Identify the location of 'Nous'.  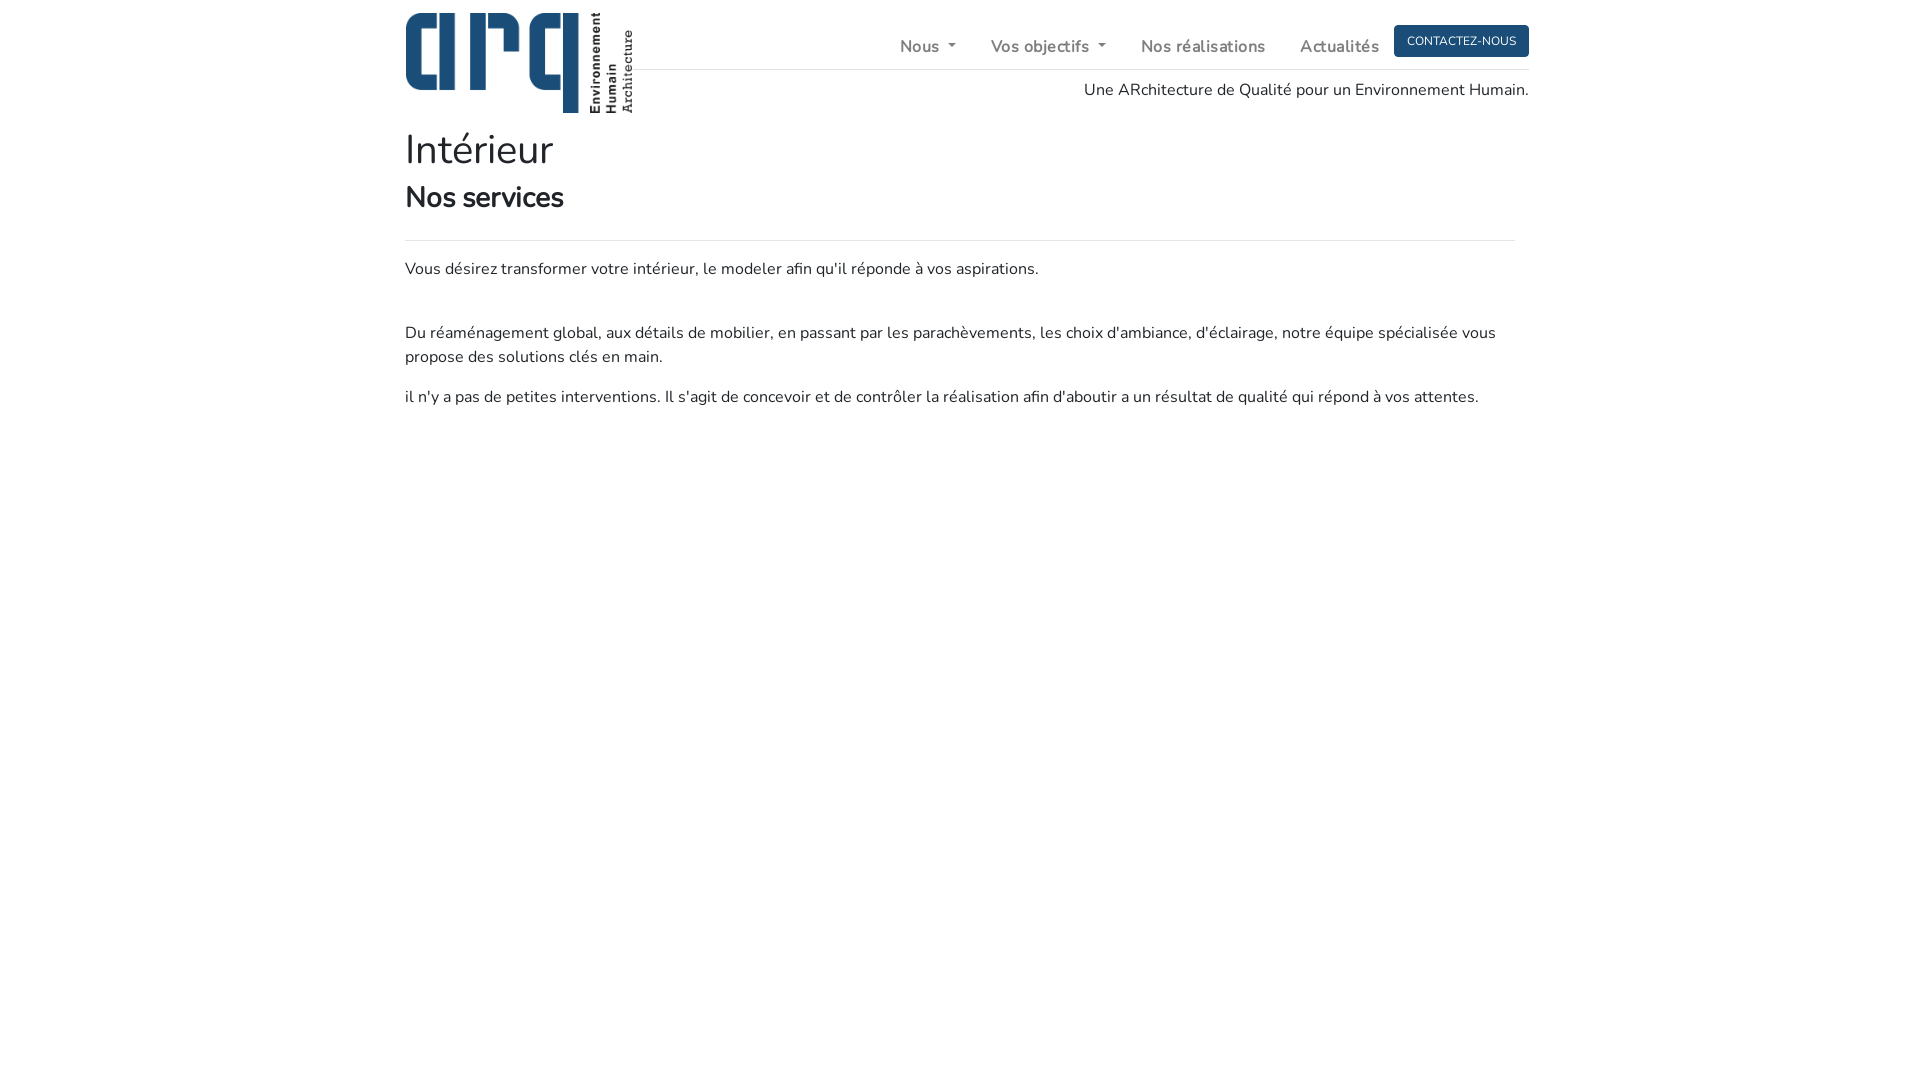
(927, 45).